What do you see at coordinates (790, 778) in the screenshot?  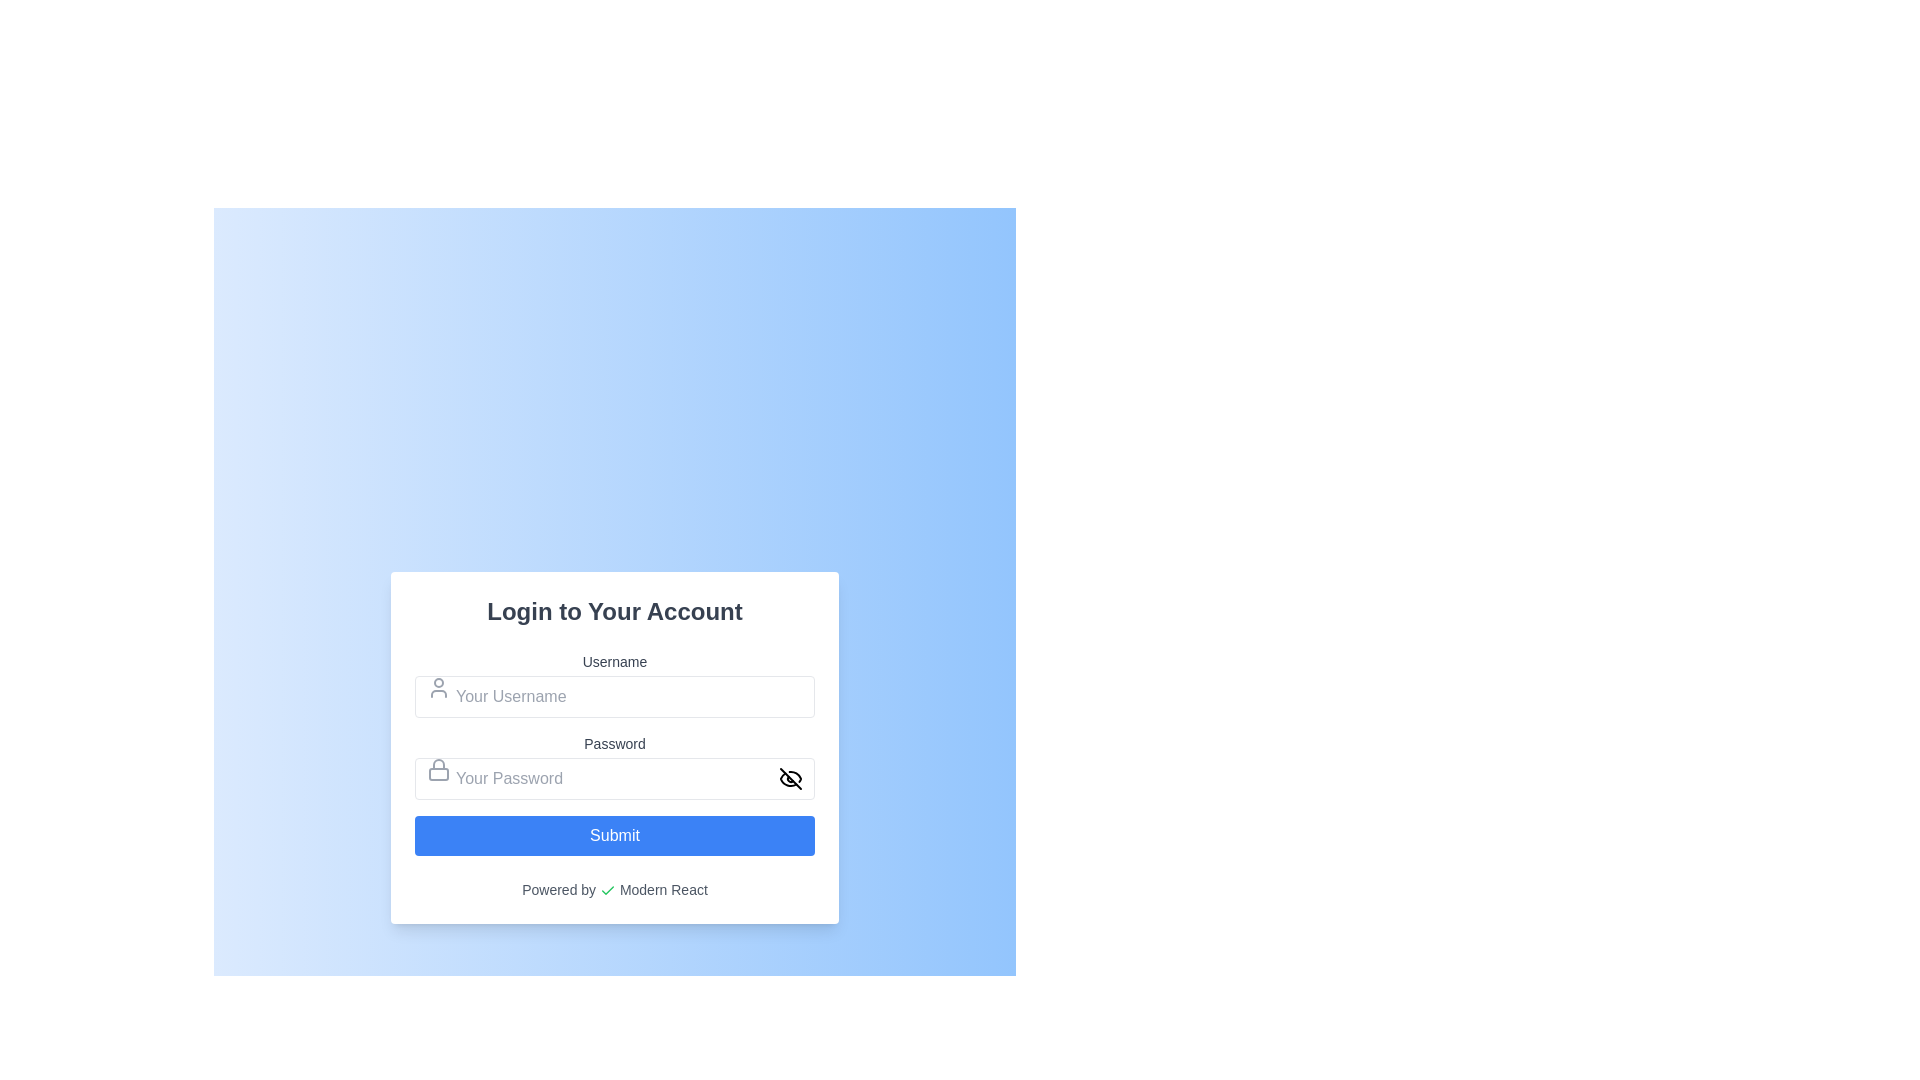 I see `the eye icon button located at the right end of the 'Your Password' input field` at bounding box center [790, 778].